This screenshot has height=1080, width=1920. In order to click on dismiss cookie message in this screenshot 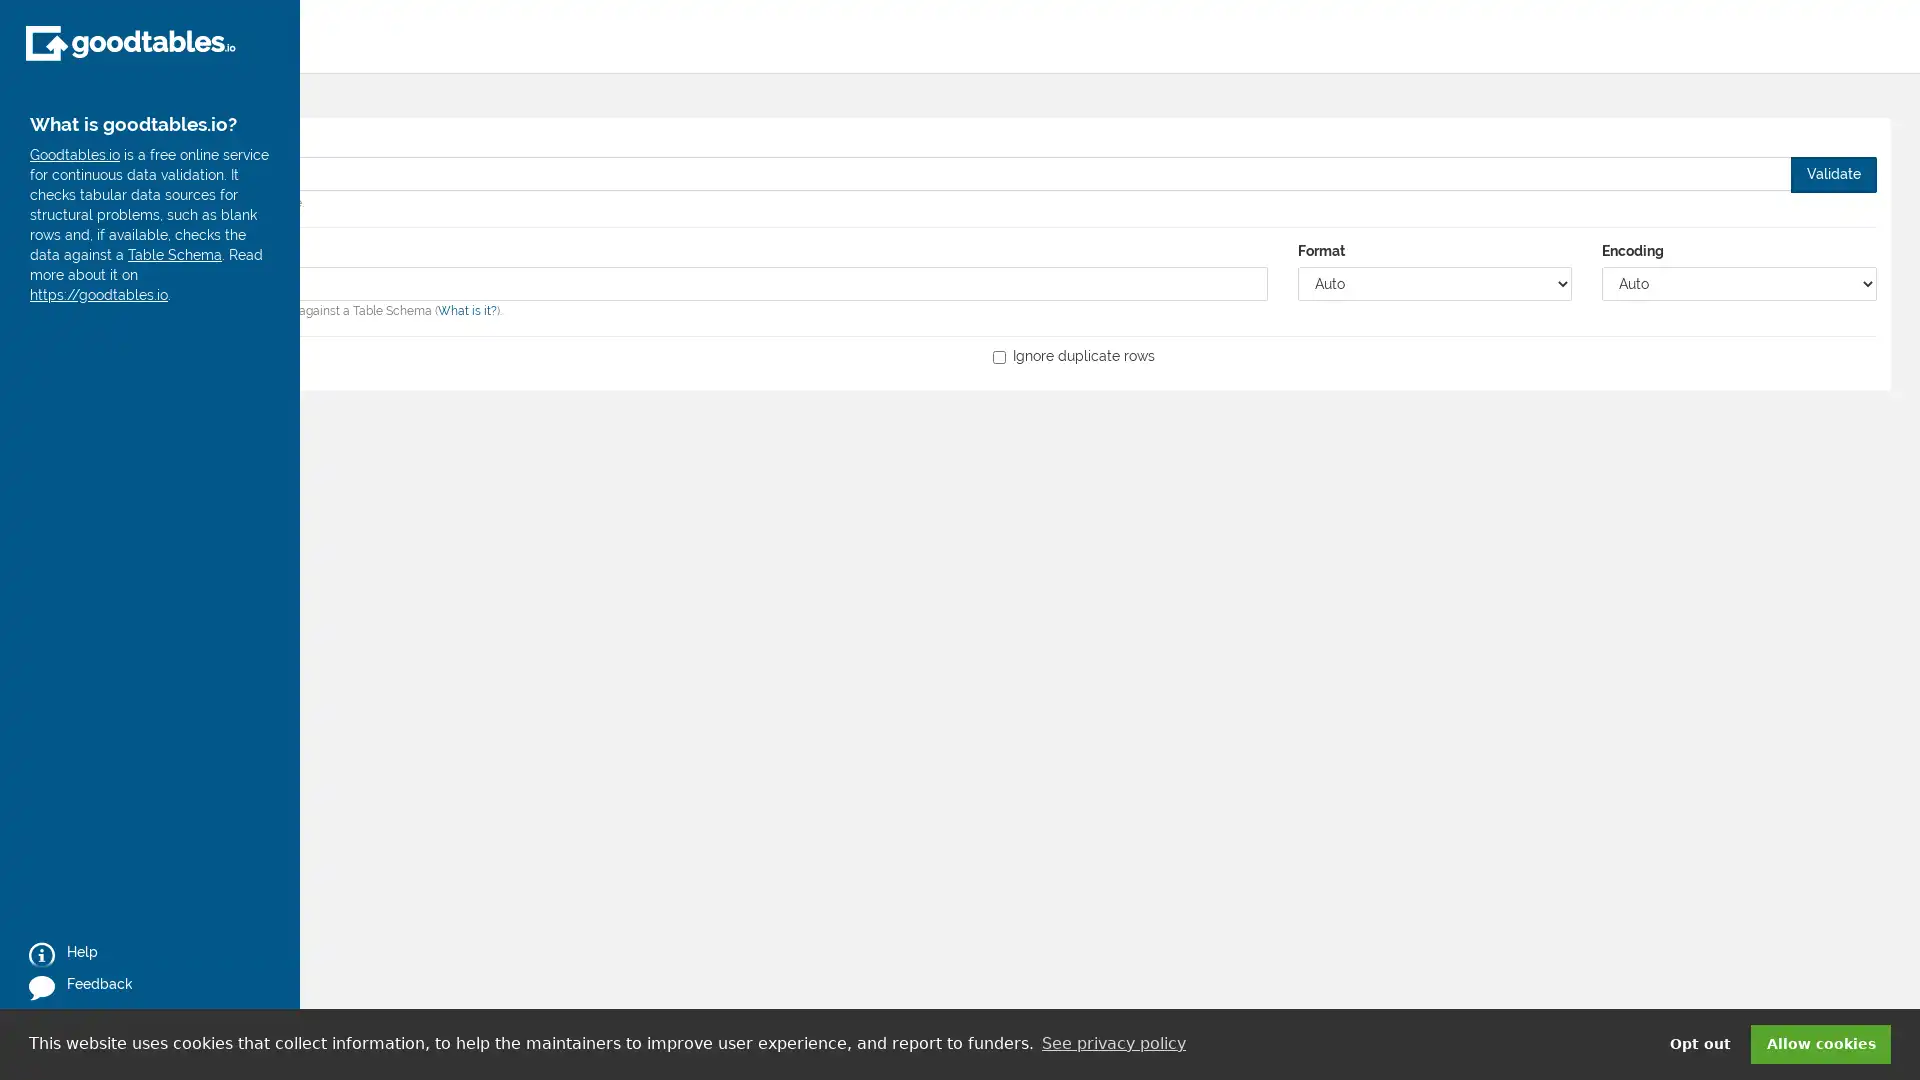, I will do `click(1820, 1043)`.